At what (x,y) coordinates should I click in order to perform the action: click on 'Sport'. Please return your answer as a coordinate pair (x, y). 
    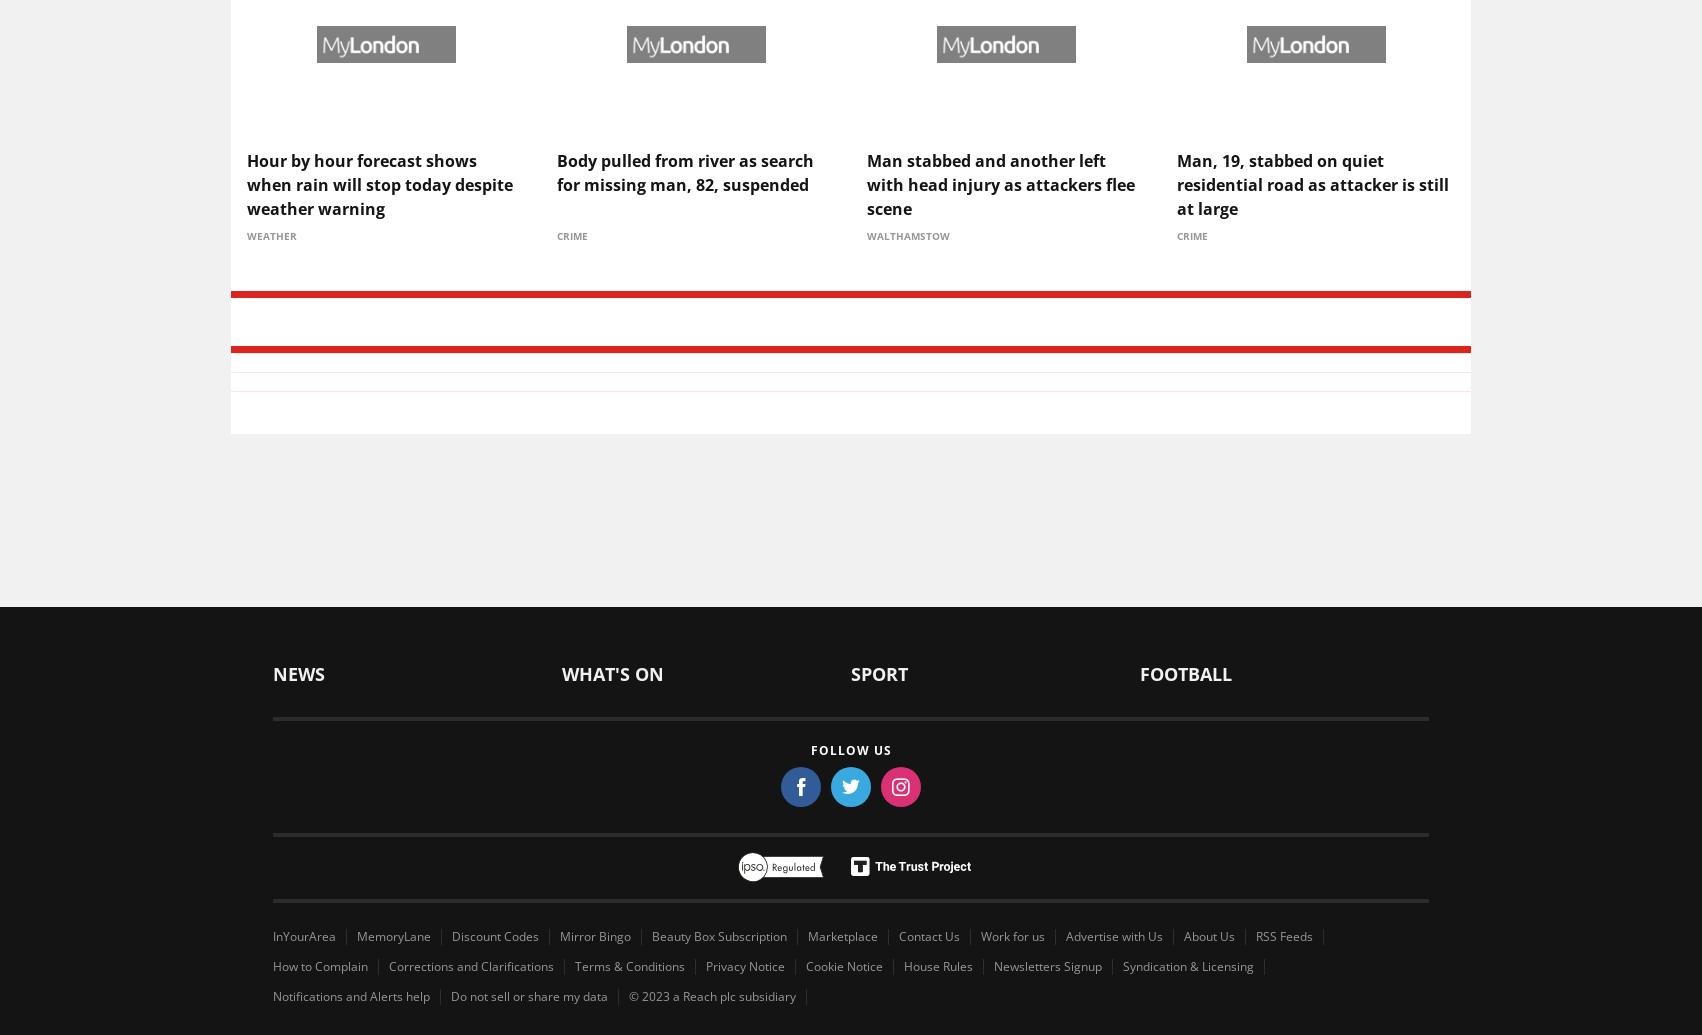
    Looking at the image, I should click on (851, 671).